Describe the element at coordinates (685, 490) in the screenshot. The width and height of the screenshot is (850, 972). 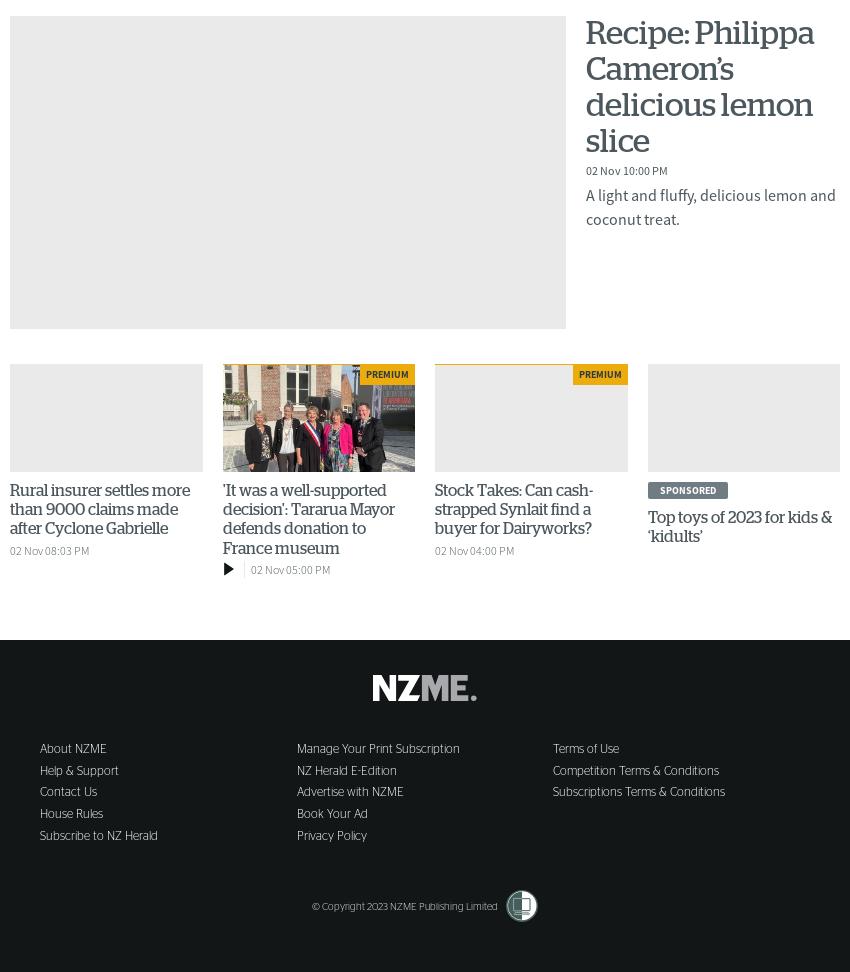
I see `'sponsored'` at that location.